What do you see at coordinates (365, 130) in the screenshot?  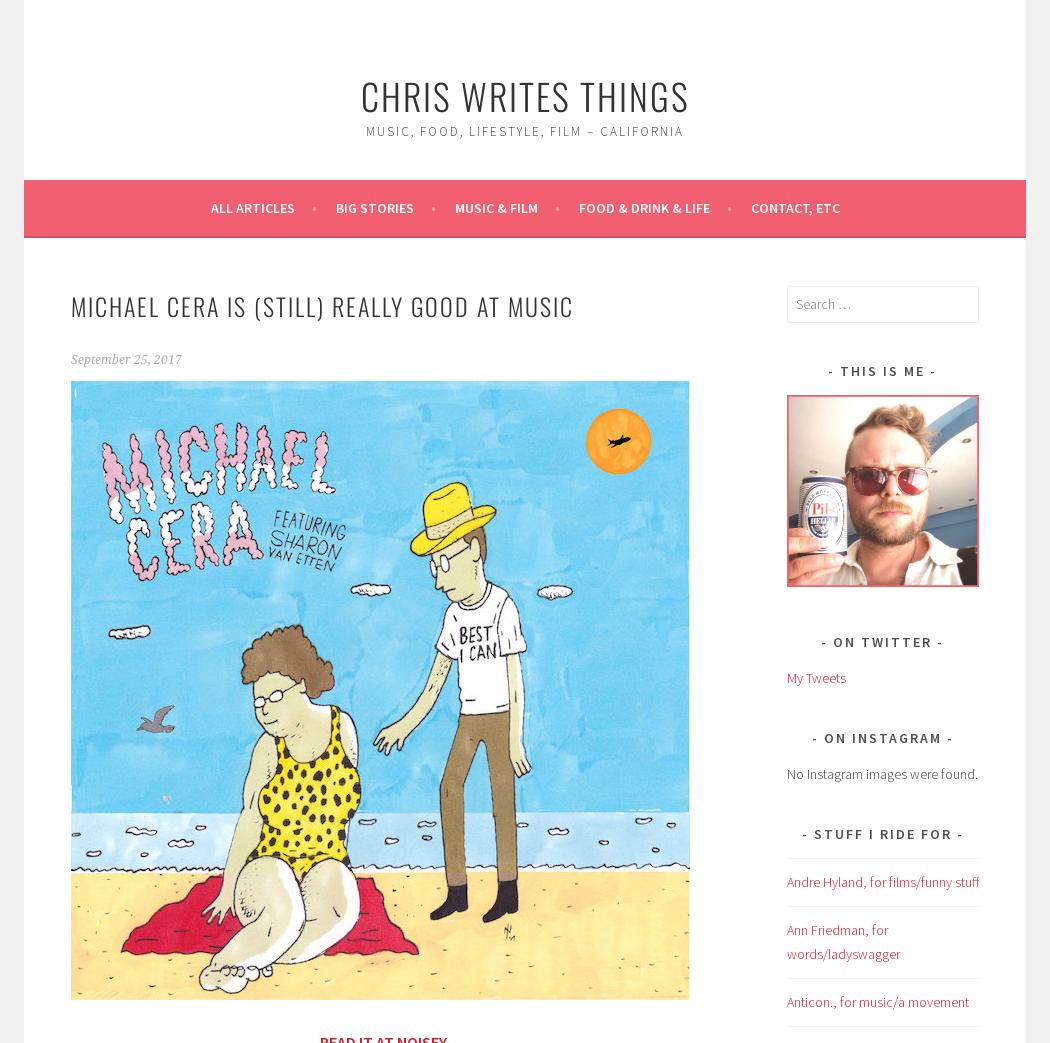 I see `'music, food, lifestyle, film – California'` at bounding box center [365, 130].